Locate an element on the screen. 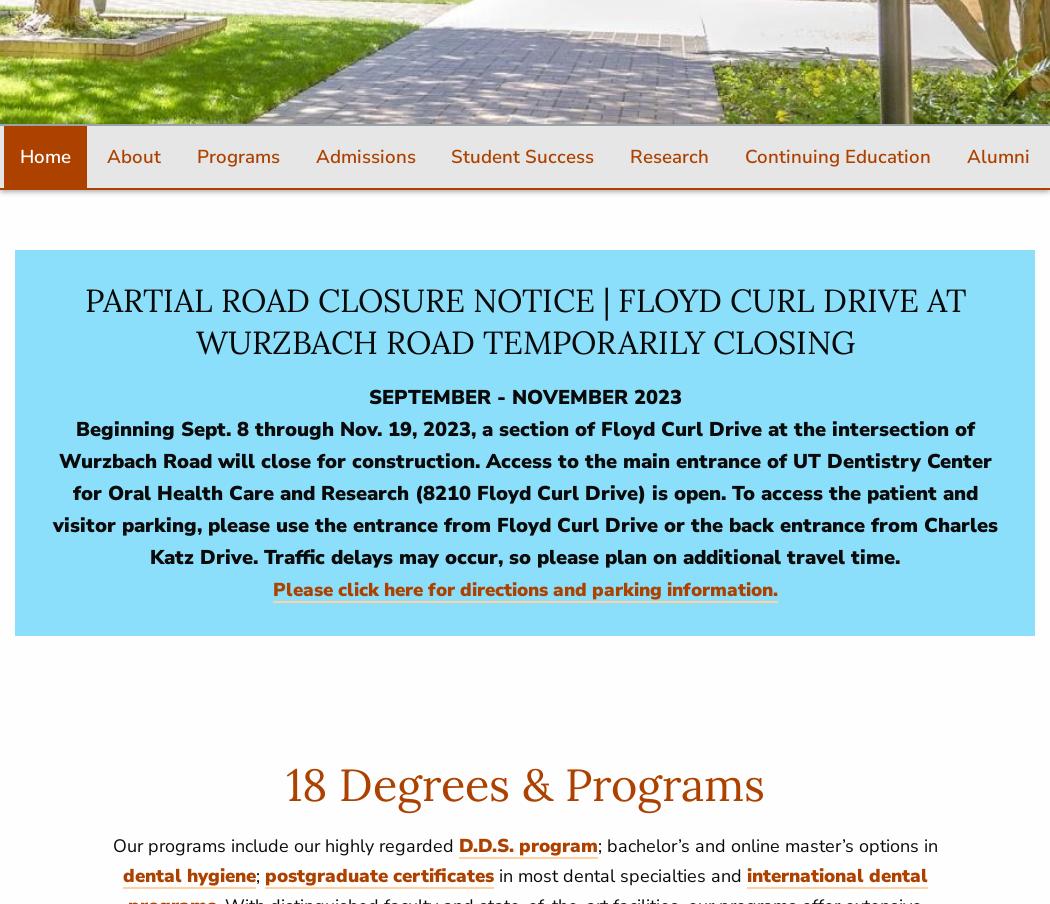 The height and width of the screenshot is (904, 1050). 'Catalog' is located at coordinates (975, 43).